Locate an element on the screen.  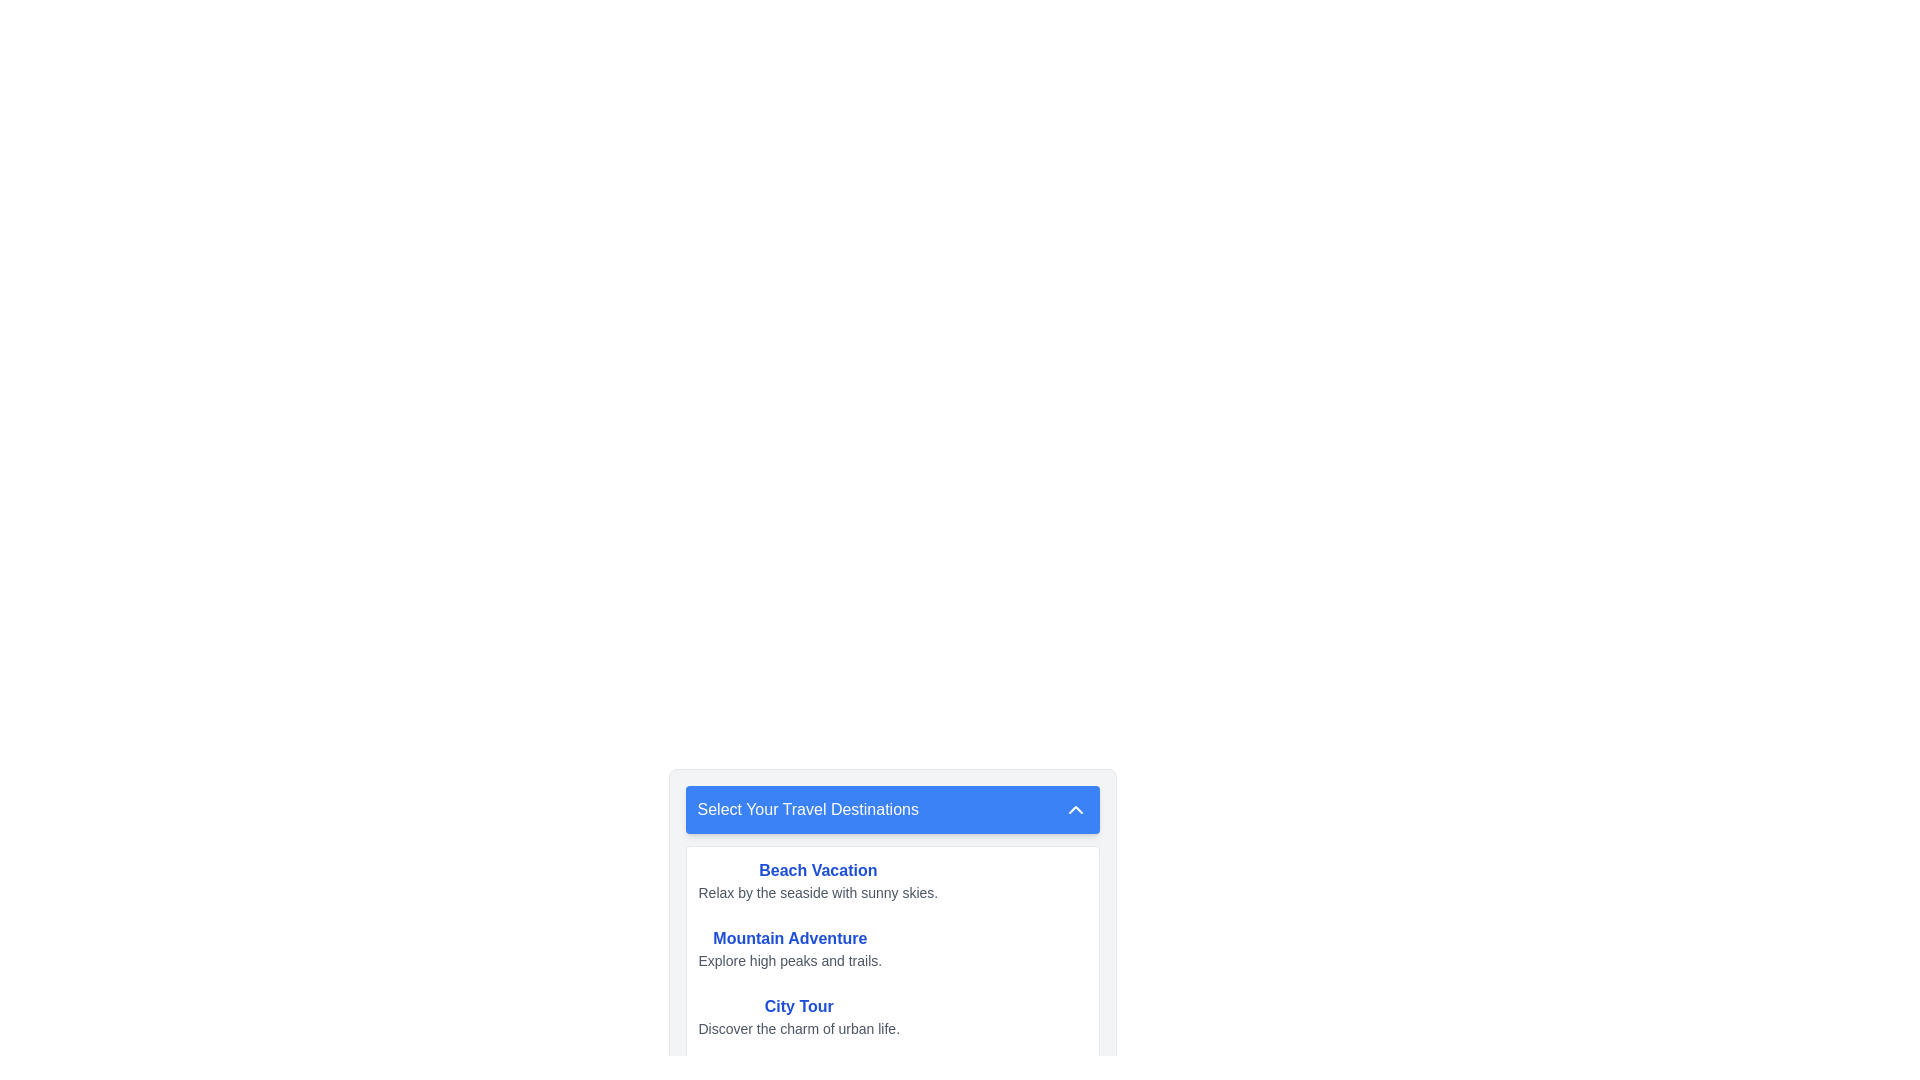
the static text label that displays 'Explore high peaks and trails.' positioned below the blue header 'Select Your Travel Destinations' is located at coordinates (789, 959).